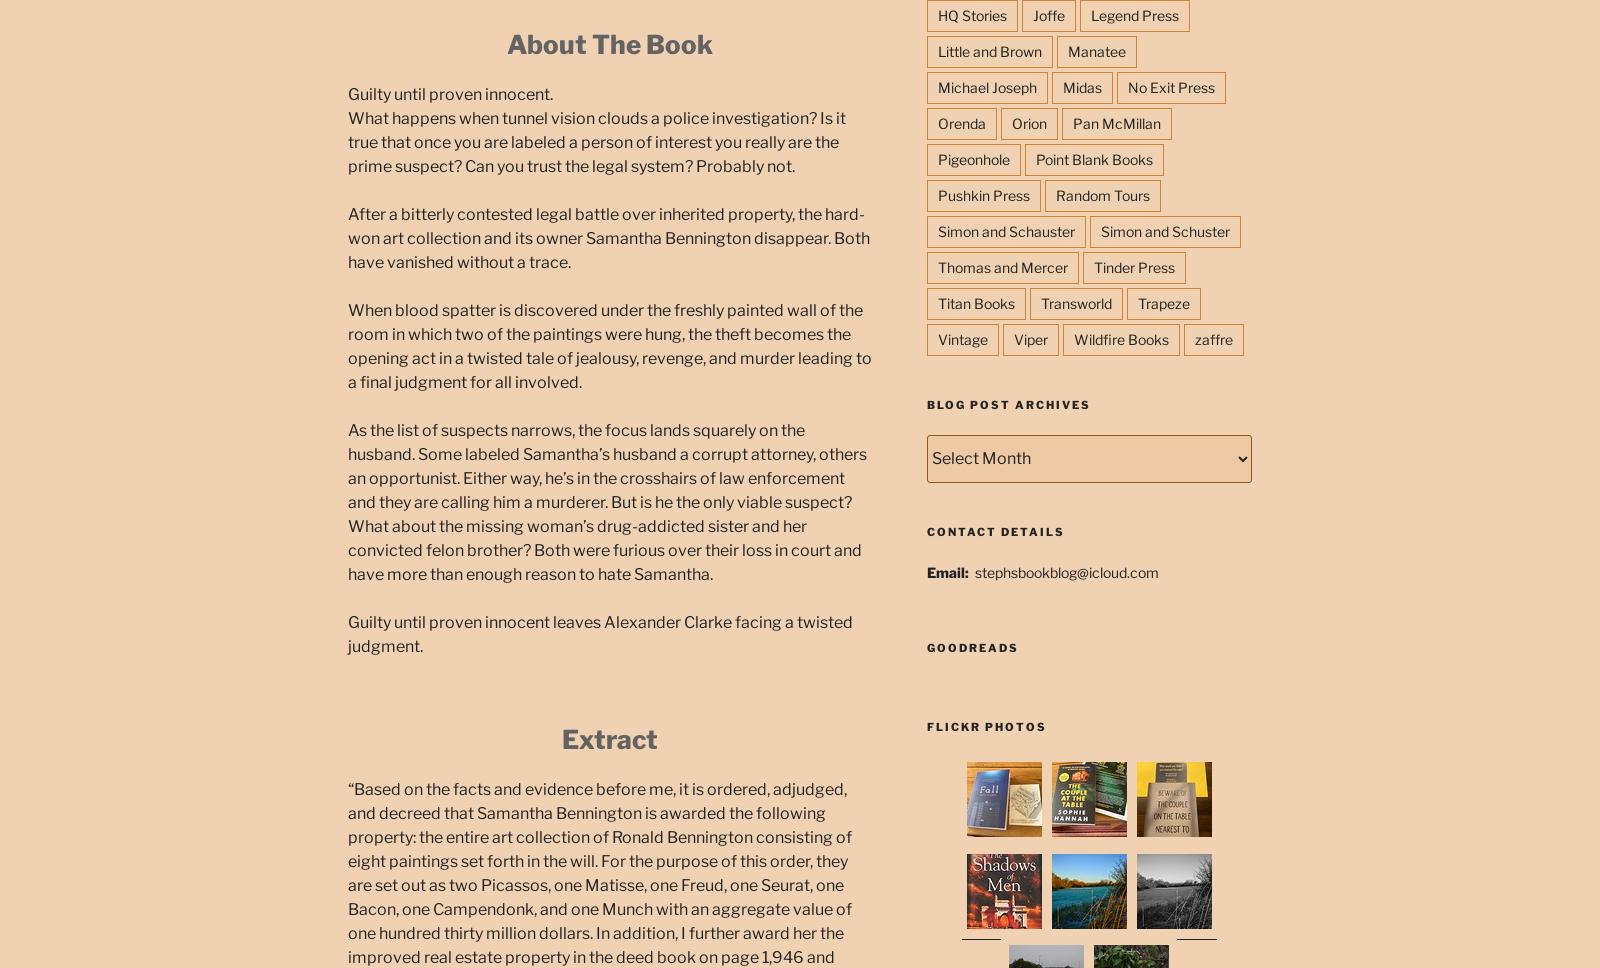 The height and width of the screenshot is (968, 1600). Describe the element at coordinates (924, 530) in the screenshot. I see `'Contact Details'` at that location.